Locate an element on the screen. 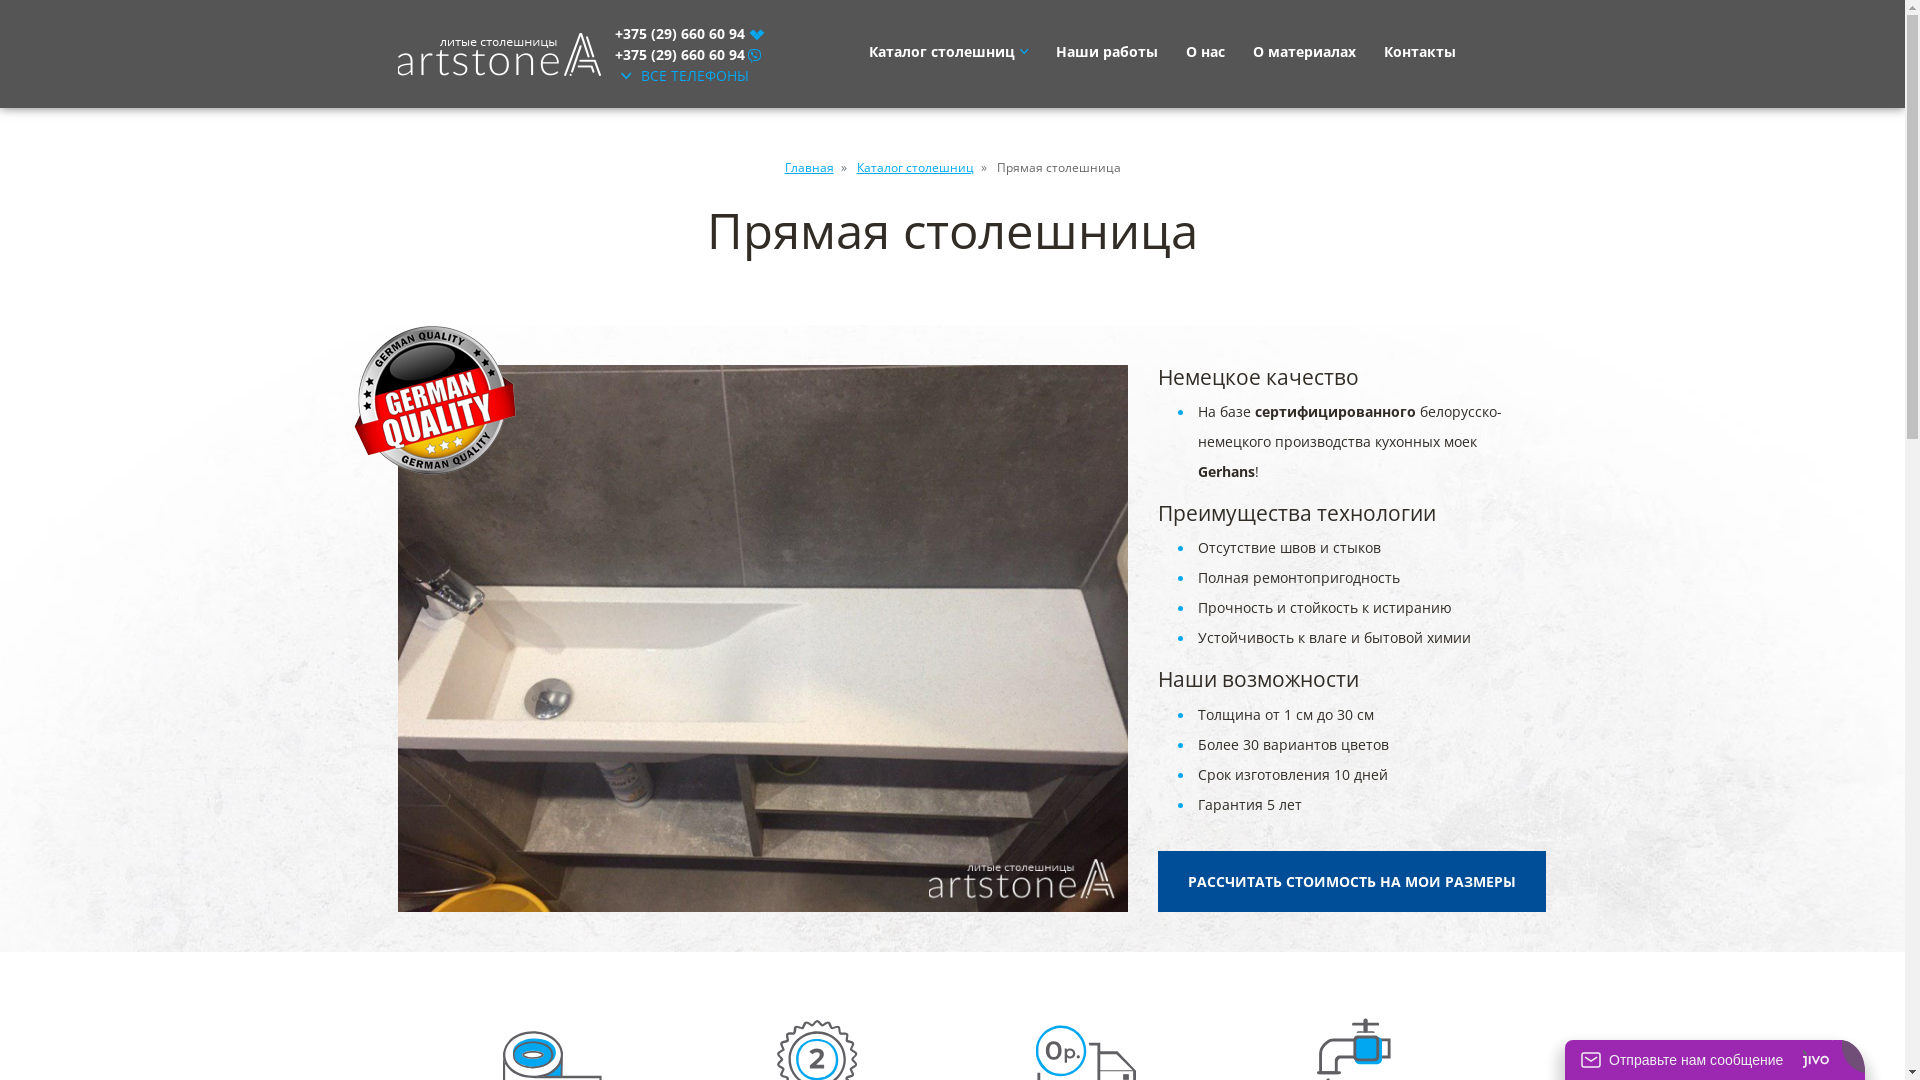 This screenshot has width=1920, height=1080. '+375 (29) 660 60 94' is located at coordinates (686, 53).